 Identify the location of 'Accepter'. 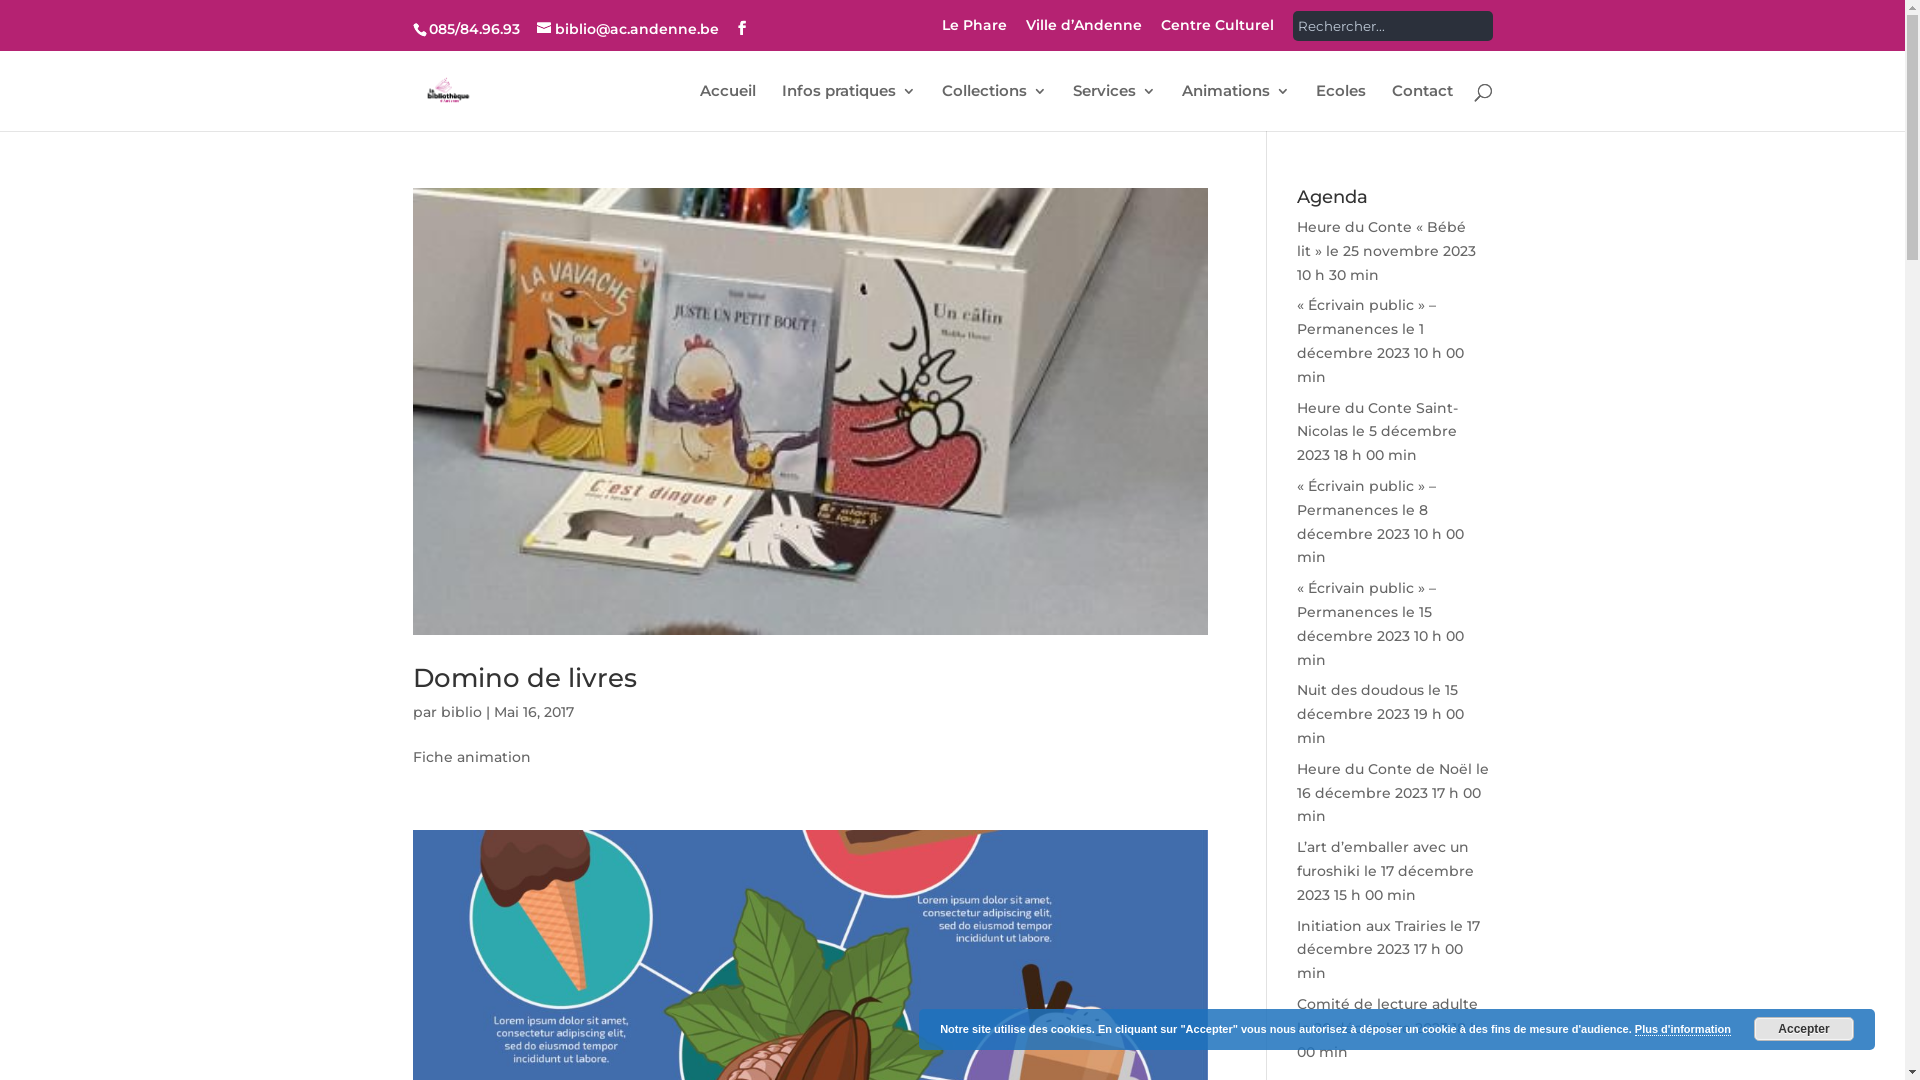
(1804, 1029).